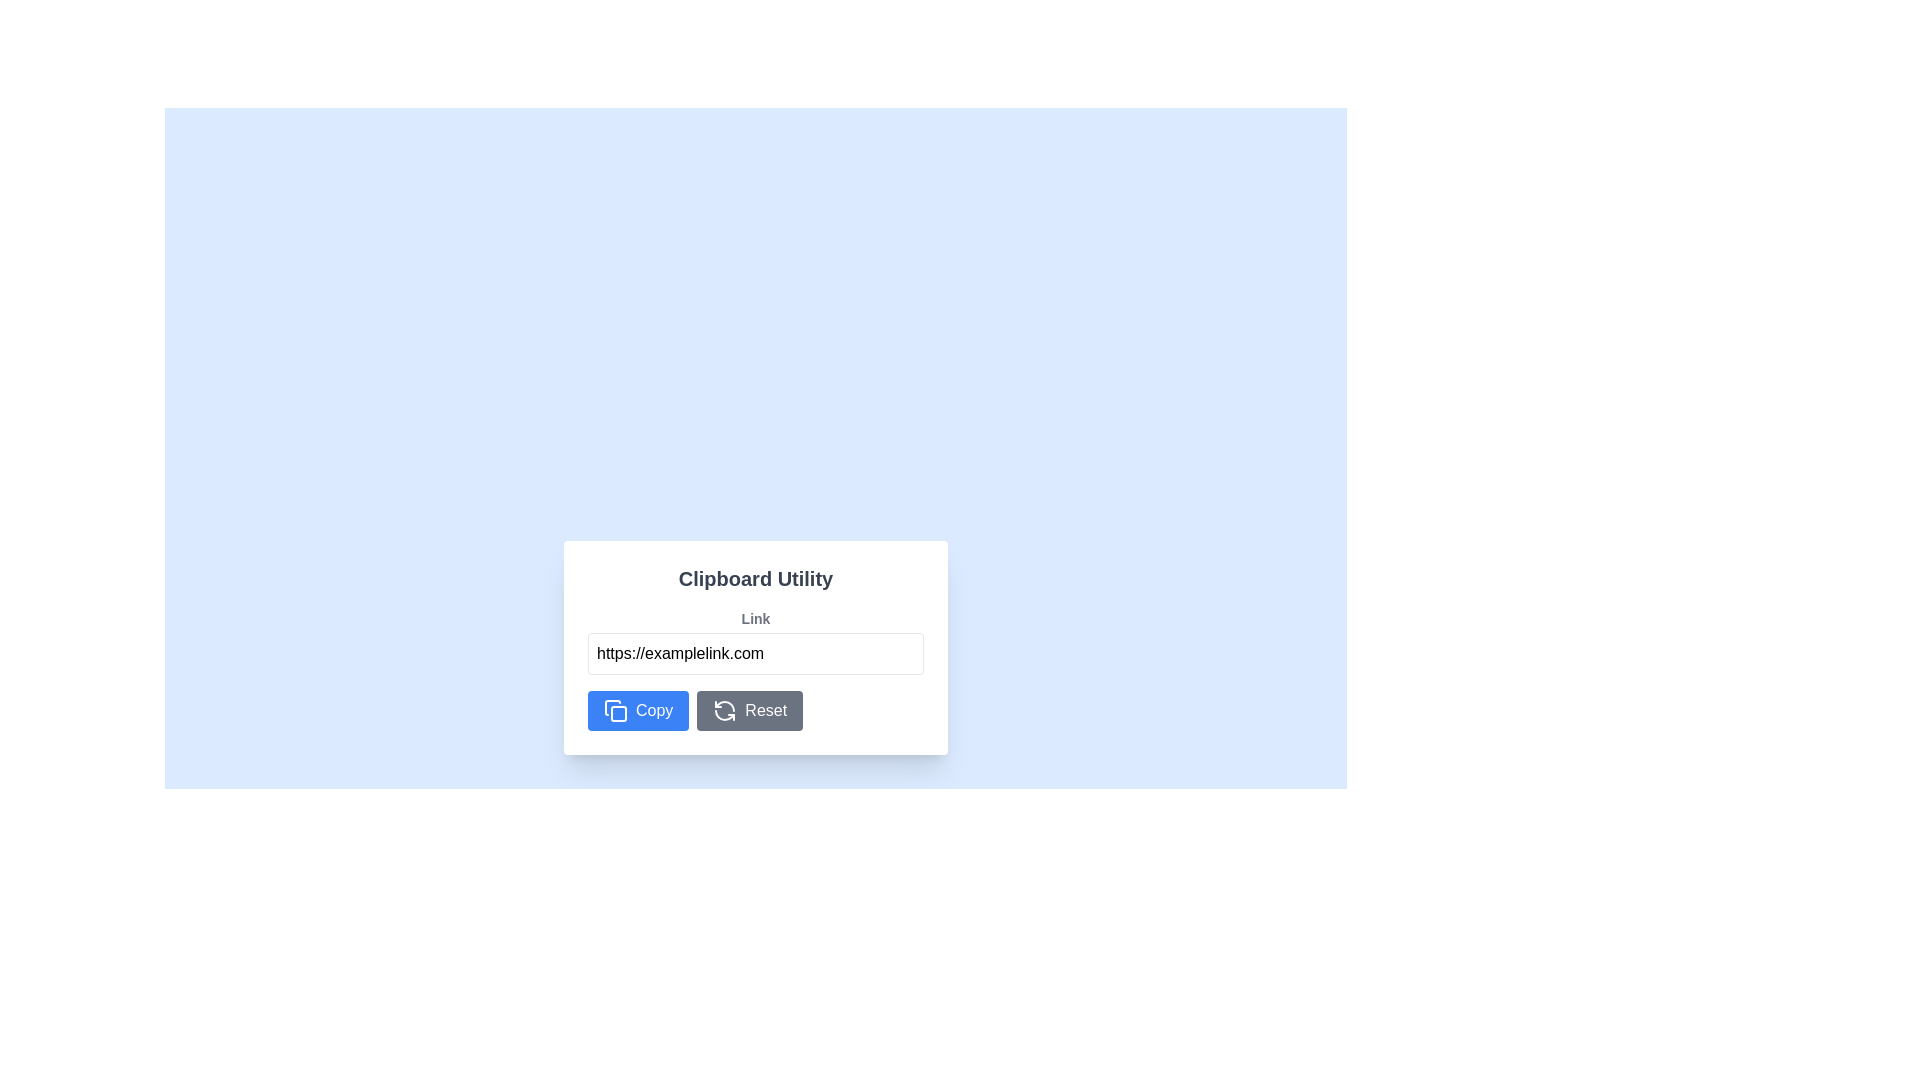 The height and width of the screenshot is (1080, 1920). I want to click on the text label indicating the copy action, which is positioned to the right of the icon within the button, so click(654, 709).